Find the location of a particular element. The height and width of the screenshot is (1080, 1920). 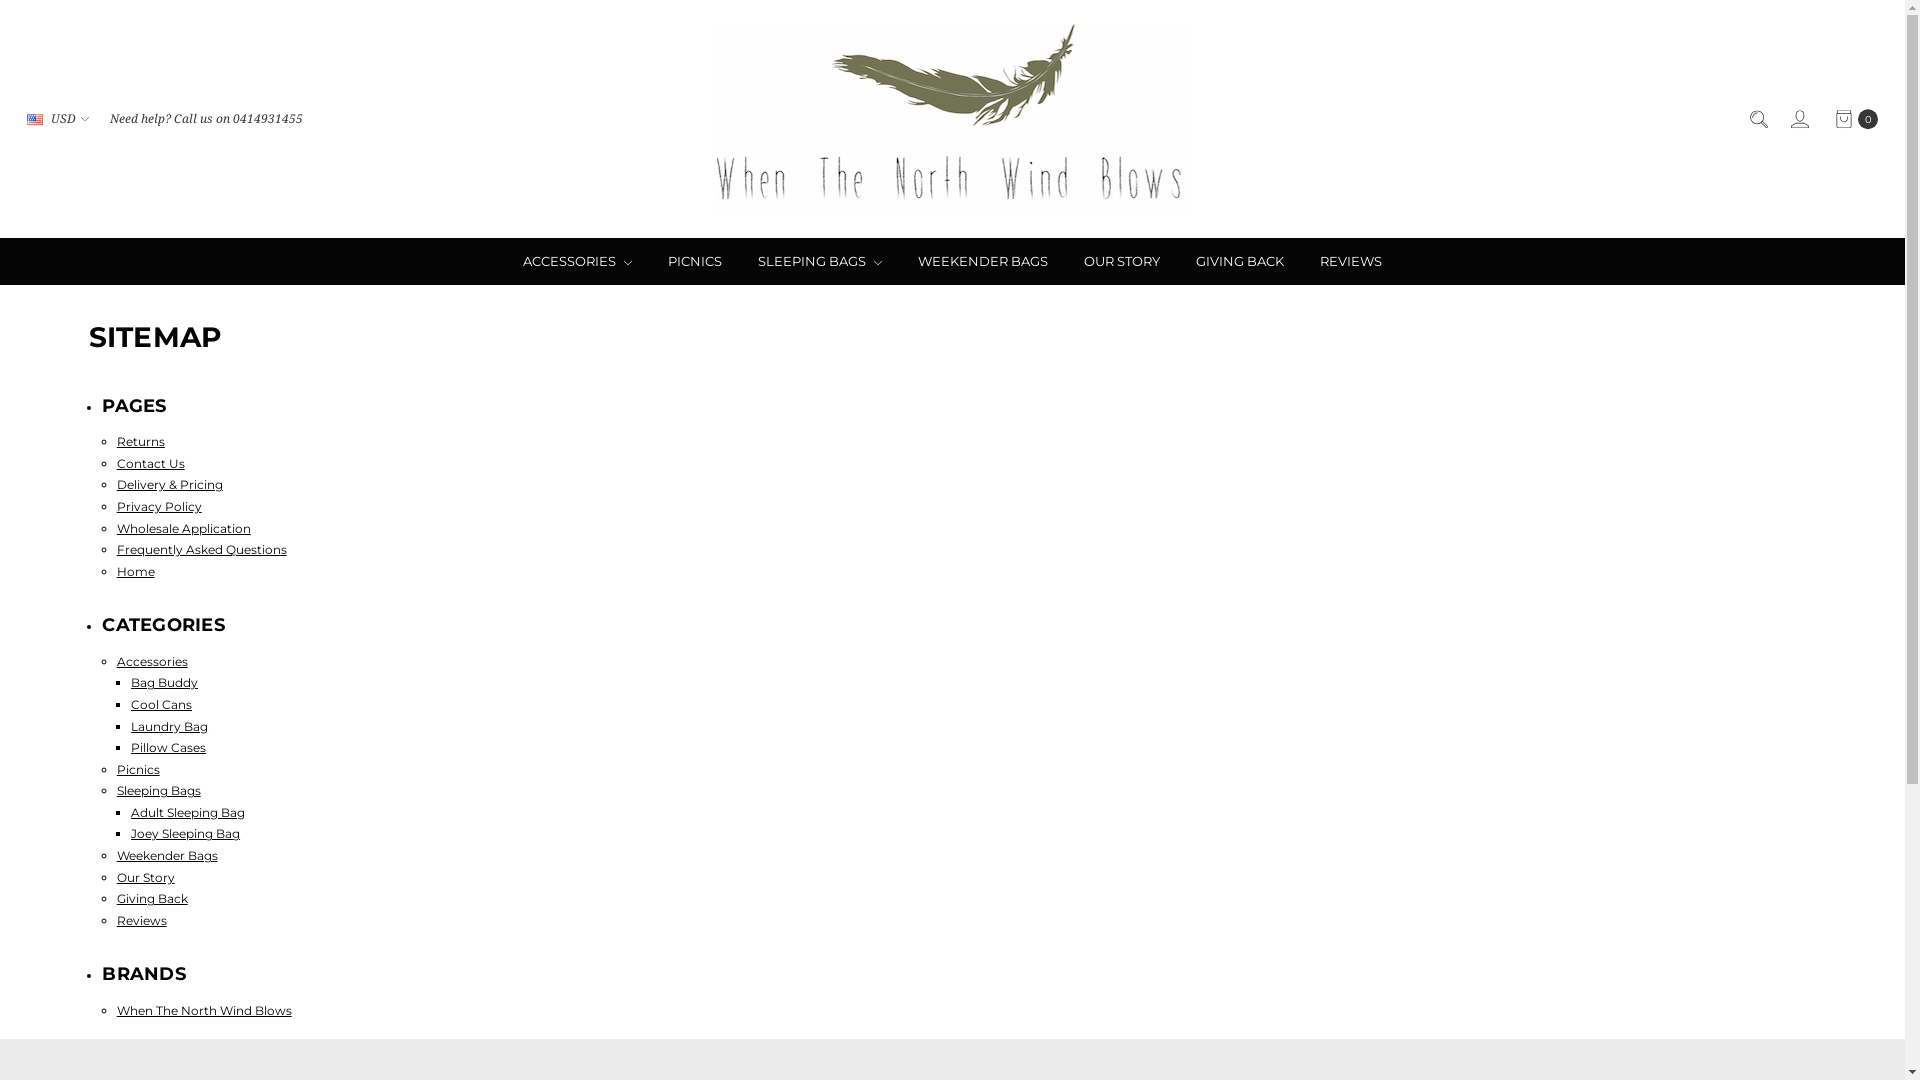

'When The North Wind Blows' is located at coordinates (715, 119).